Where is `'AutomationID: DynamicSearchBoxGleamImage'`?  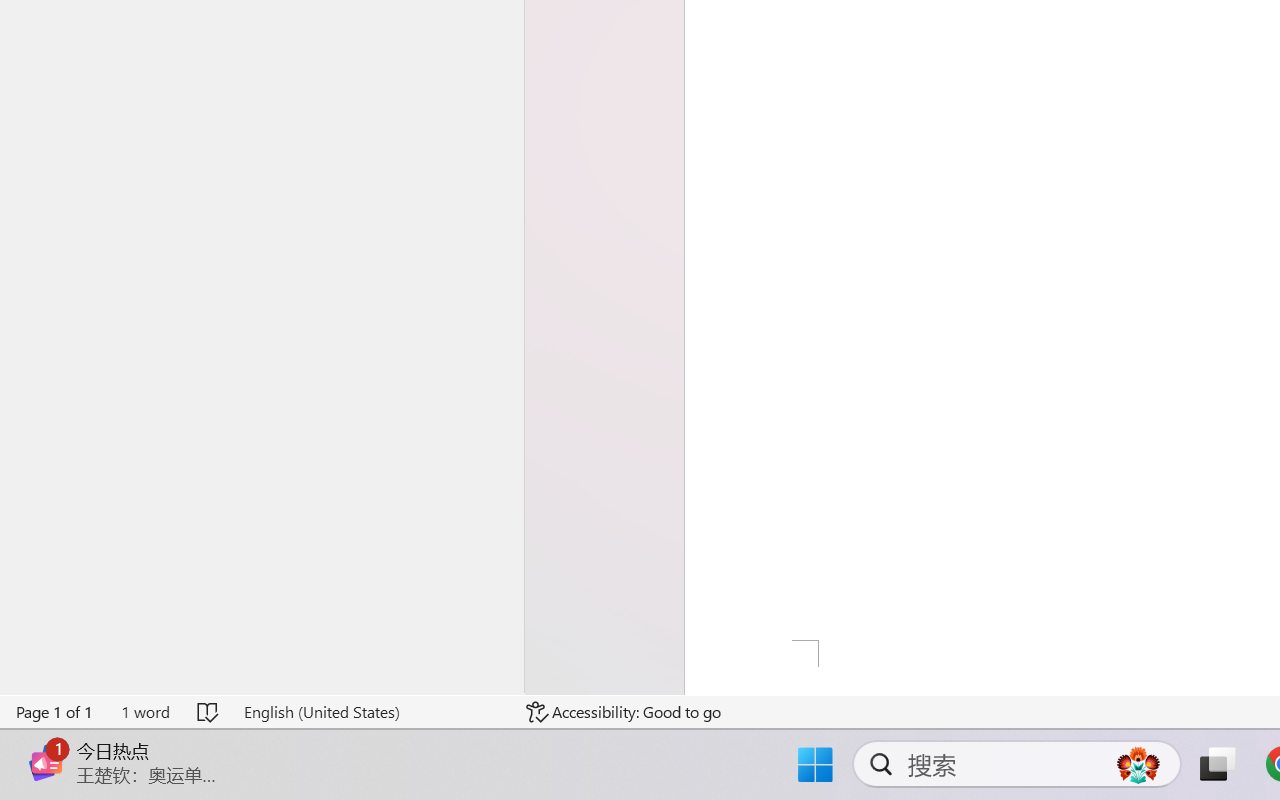
'AutomationID: DynamicSearchBoxGleamImage' is located at coordinates (1138, 764).